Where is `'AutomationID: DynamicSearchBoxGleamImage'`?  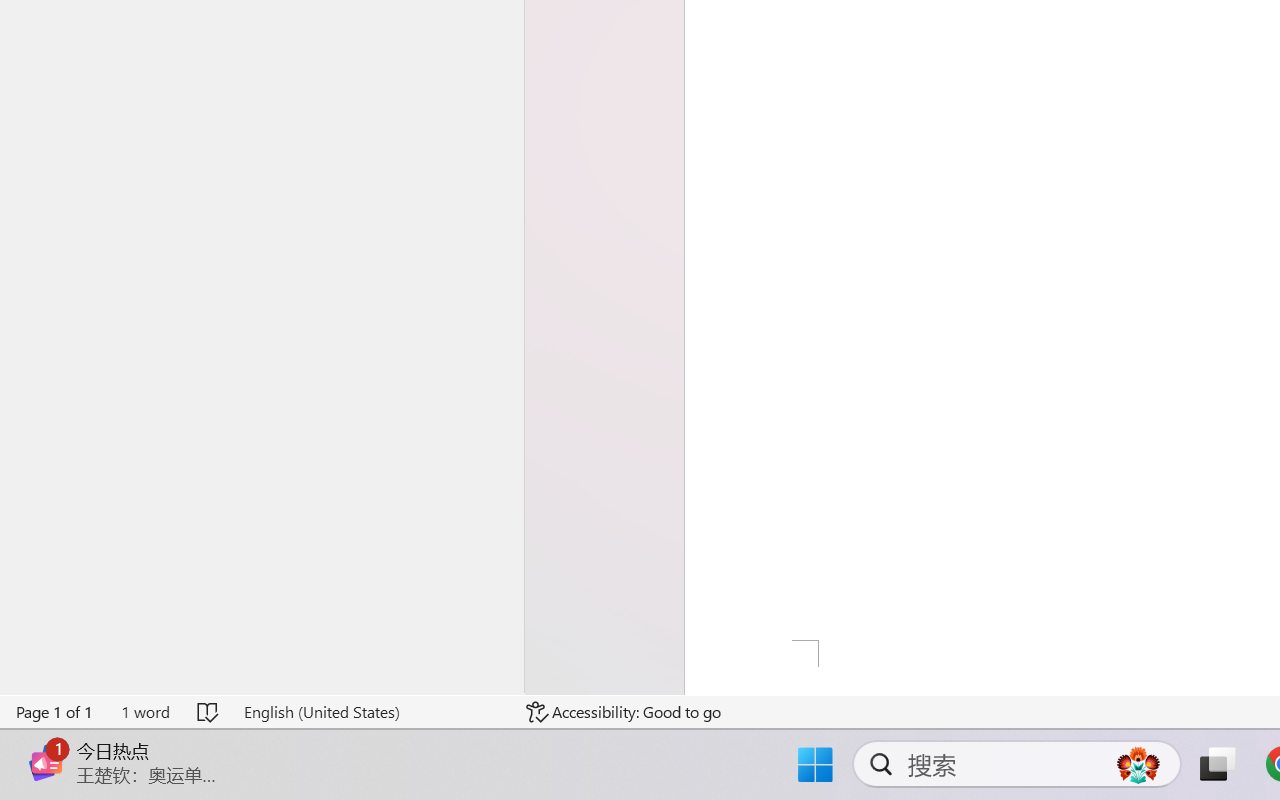
'AutomationID: DynamicSearchBoxGleamImage' is located at coordinates (1138, 764).